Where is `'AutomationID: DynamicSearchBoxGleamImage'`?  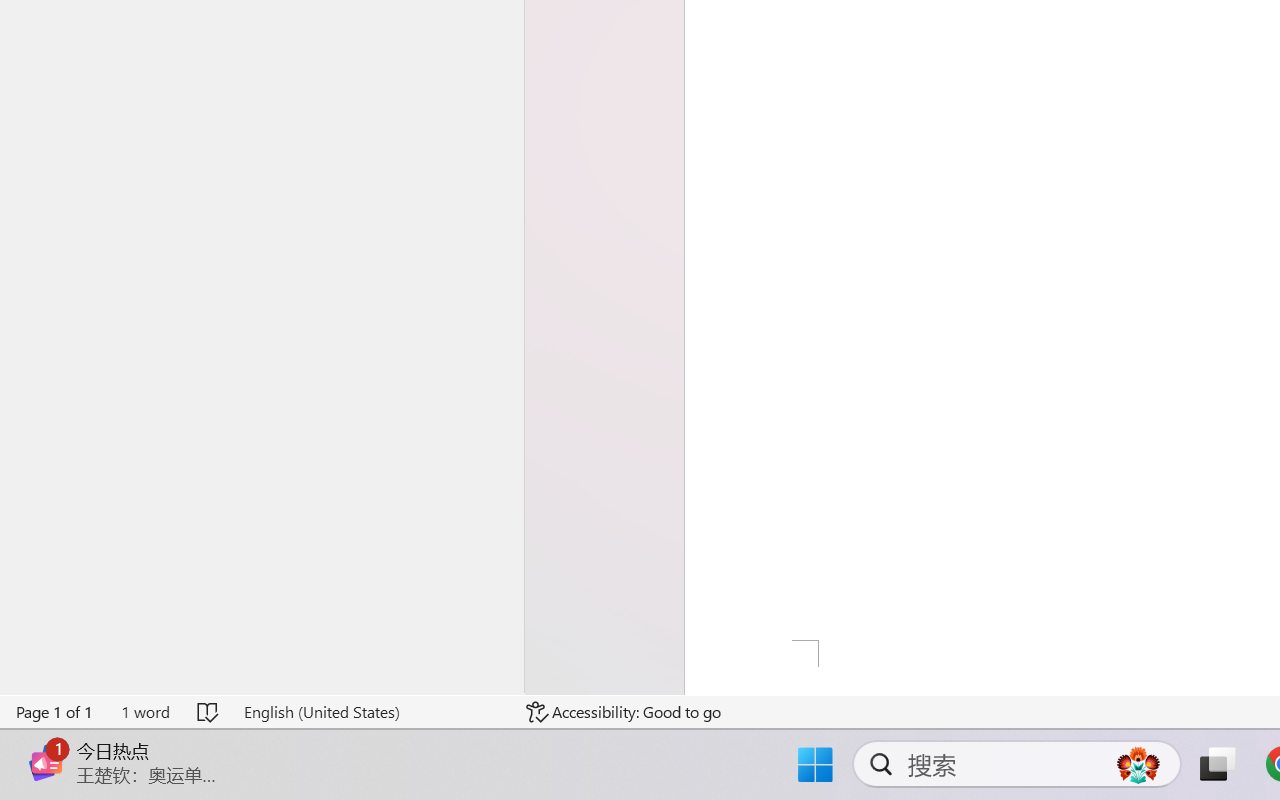
'AutomationID: DynamicSearchBoxGleamImage' is located at coordinates (1138, 764).